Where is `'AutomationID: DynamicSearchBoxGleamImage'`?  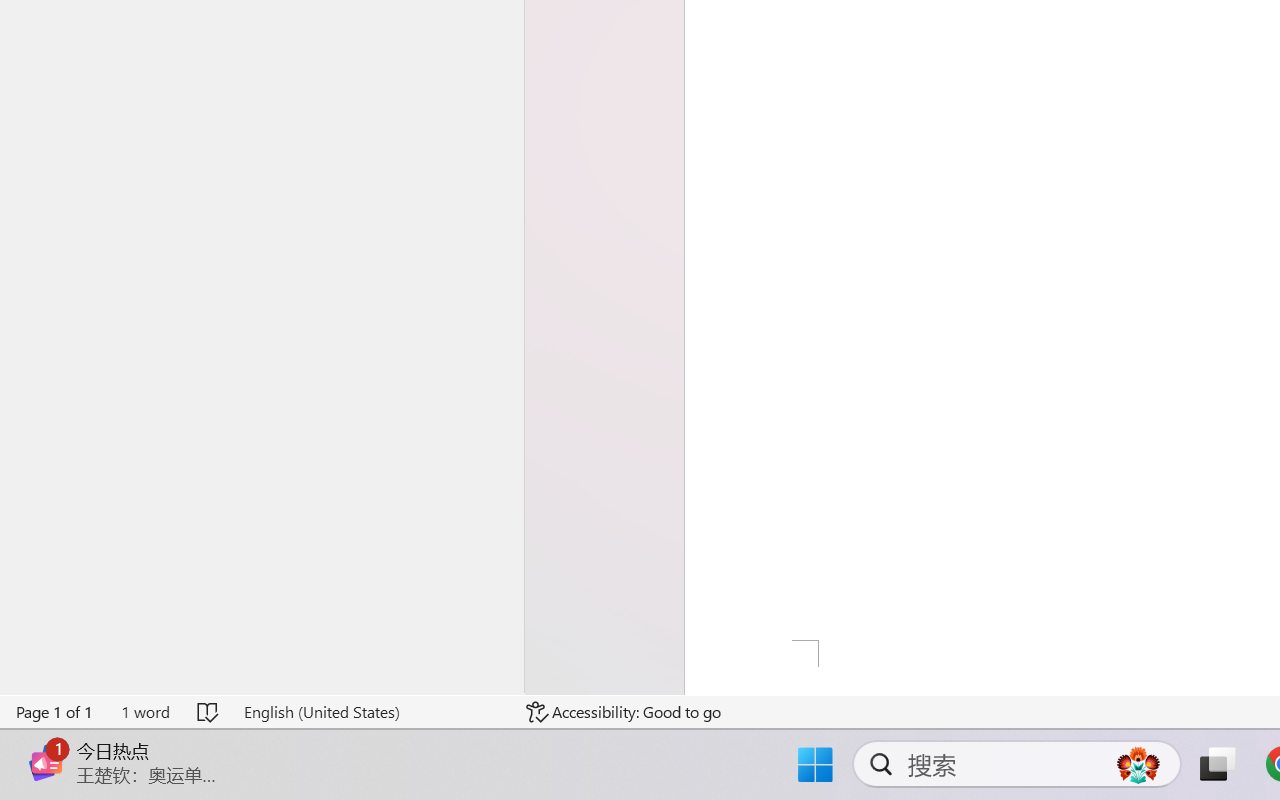
'AutomationID: DynamicSearchBoxGleamImage' is located at coordinates (1138, 764).